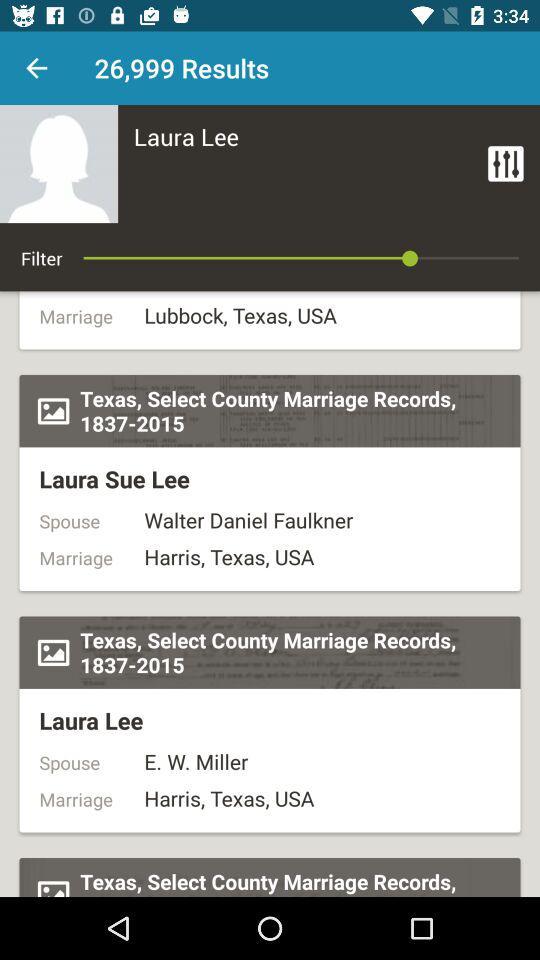  Describe the element at coordinates (504, 162) in the screenshot. I see `filter or sort` at that location.